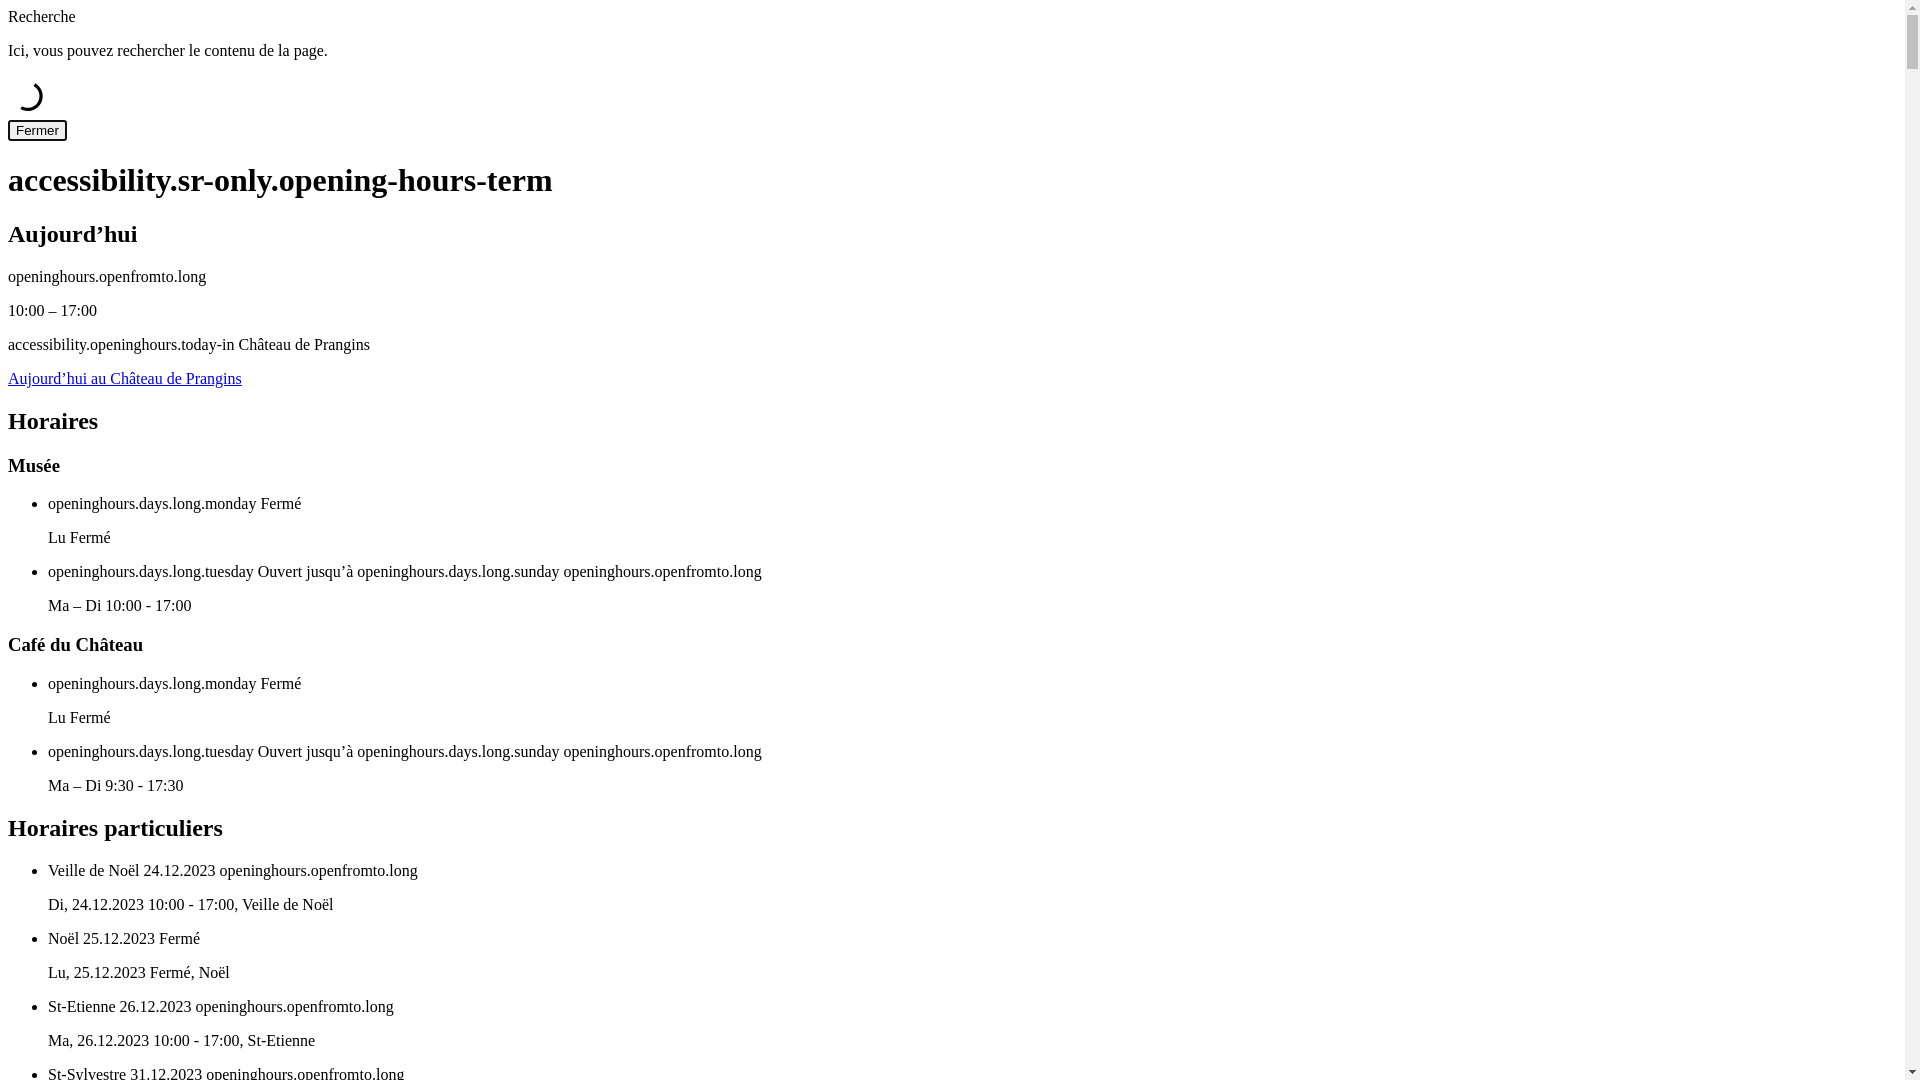 The height and width of the screenshot is (1080, 1920). What do you see at coordinates (8, 130) in the screenshot?
I see `'Fermer'` at bounding box center [8, 130].